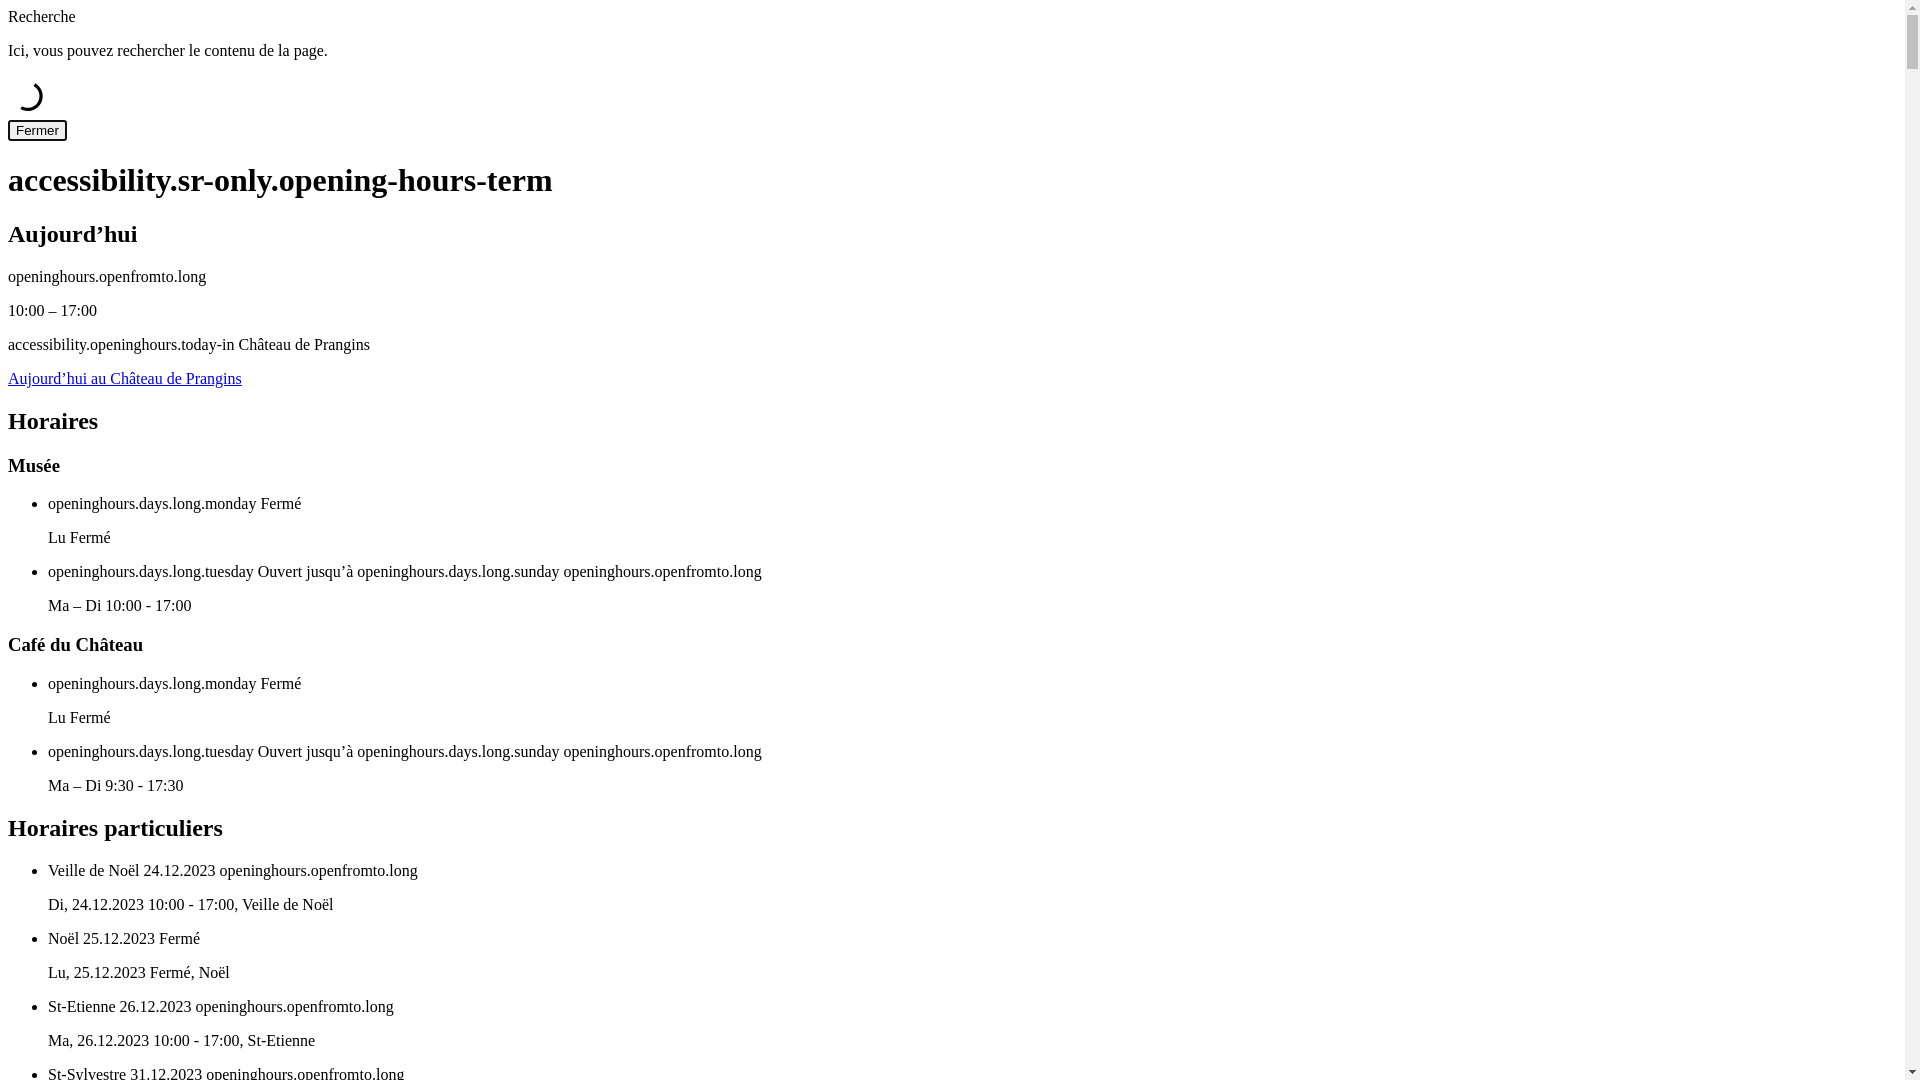 The height and width of the screenshot is (1080, 1920). What do you see at coordinates (8, 130) in the screenshot?
I see `'Fermer'` at bounding box center [8, 130].